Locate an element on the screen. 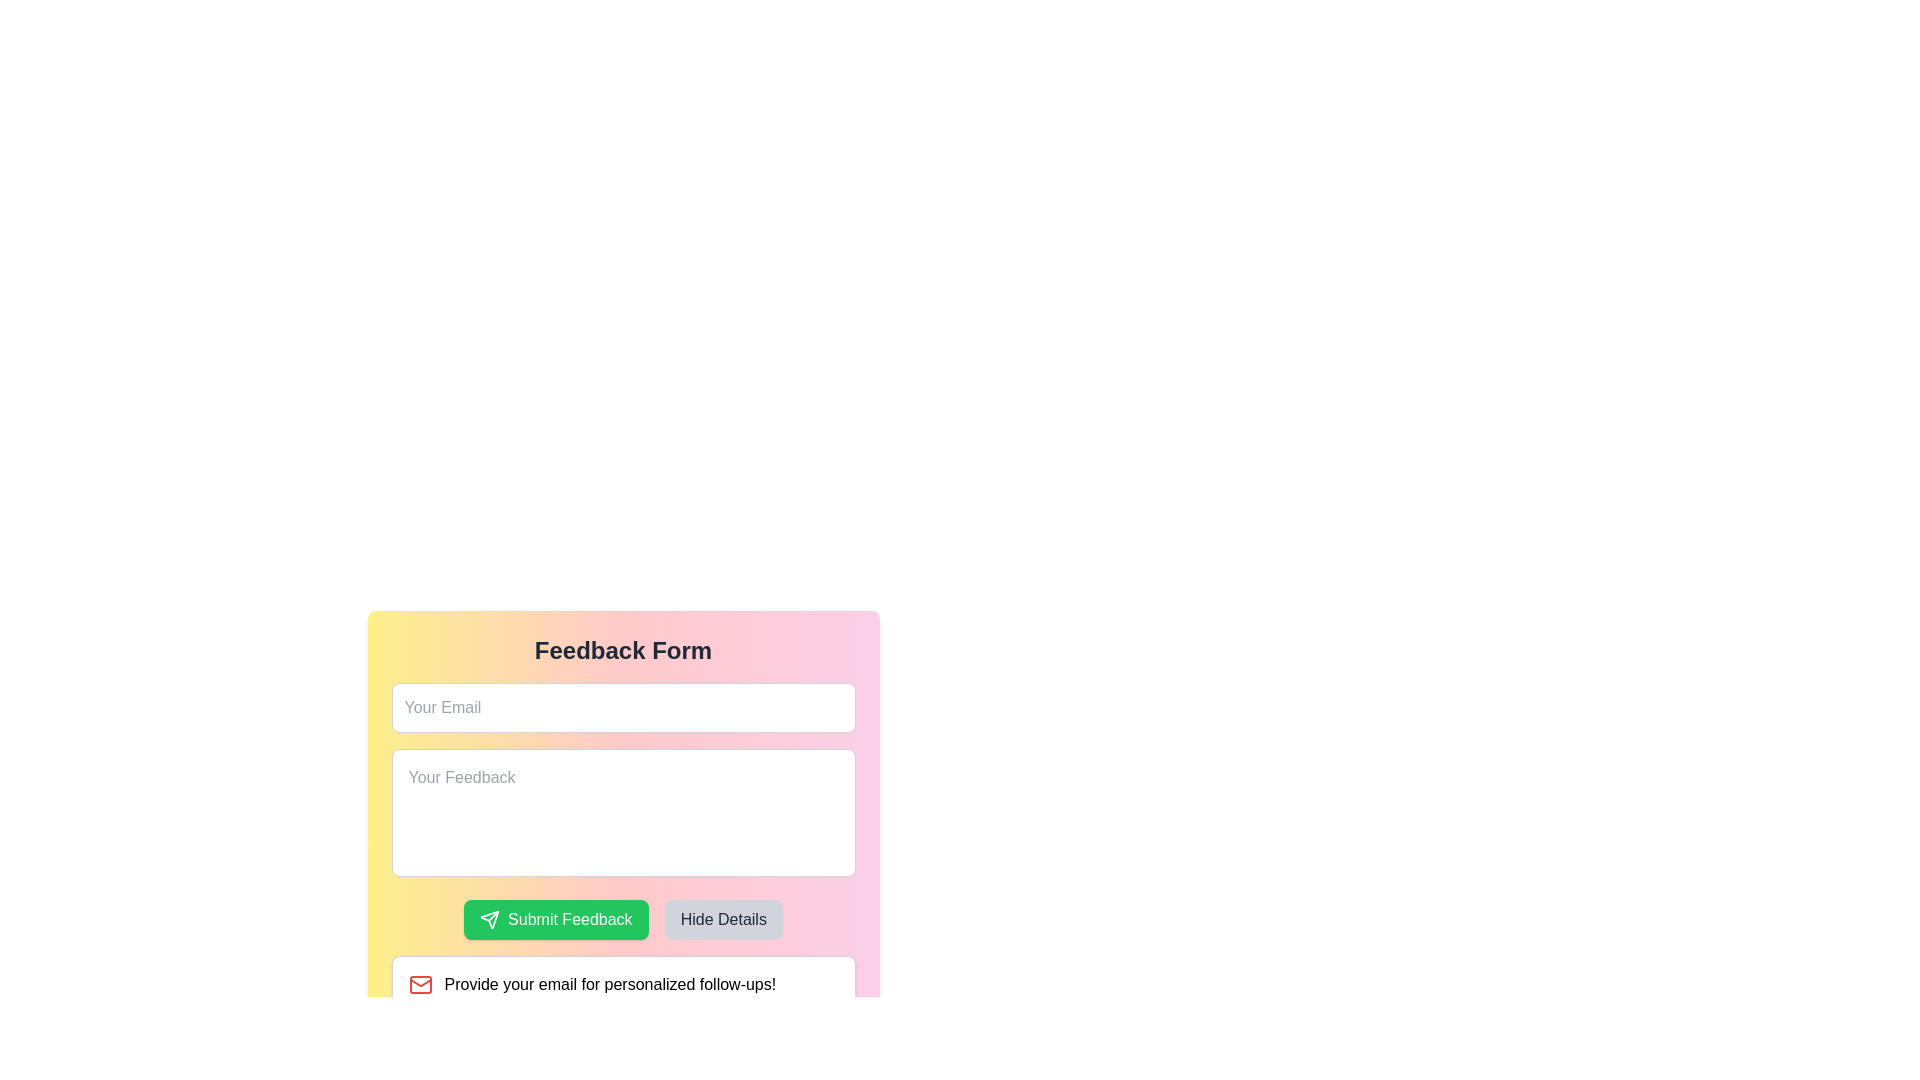 This screenshot has height=1080, width=1920. the sending icon located on the left side of the 'Submit Feedback' button, which is beneath the feedback input fields is located at coordinates (490, 920).